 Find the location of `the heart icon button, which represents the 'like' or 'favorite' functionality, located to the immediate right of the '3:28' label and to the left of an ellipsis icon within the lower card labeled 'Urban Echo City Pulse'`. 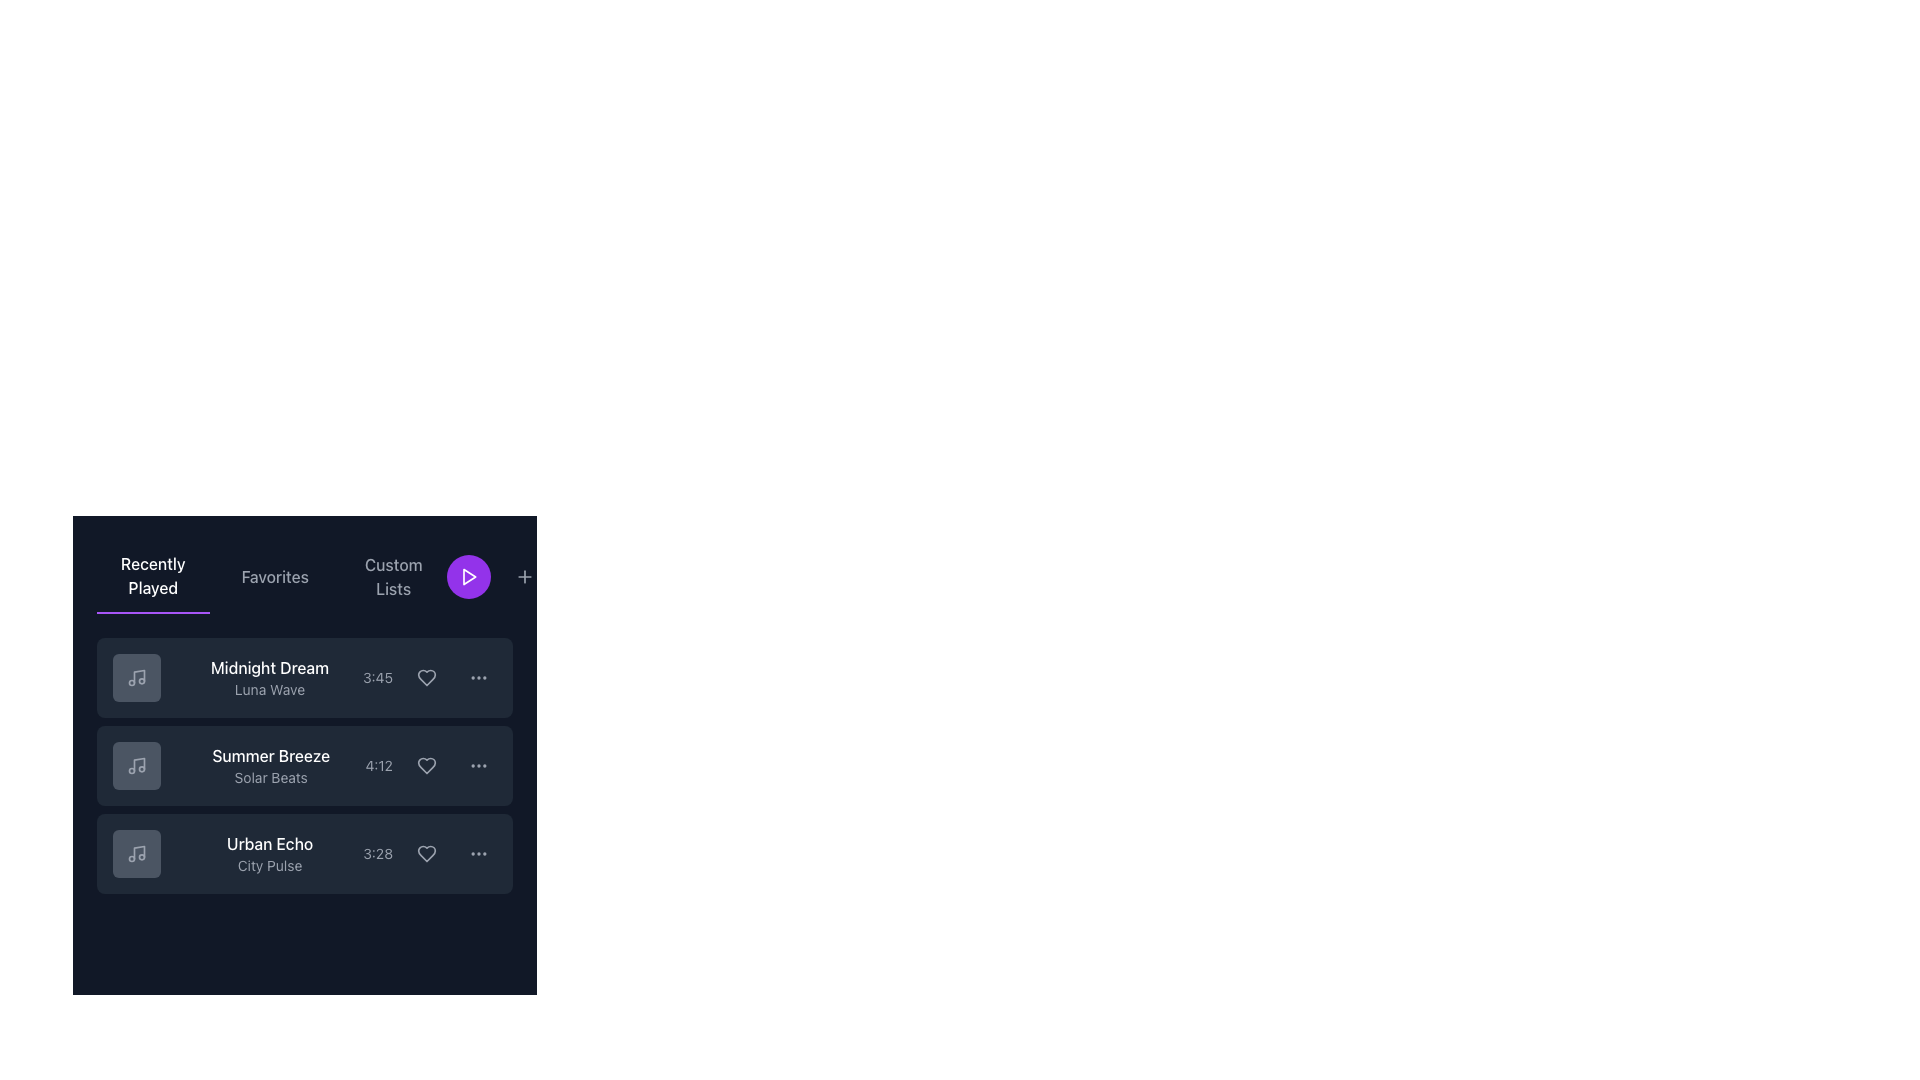

the heart icon button, which represents the 'like' or 'favorite' functionality, located to the immediate right of the '3:28' label and to the left of an ellipsis icon within the lower card labeled 'Urban Echo City Pulse' is located at coordinates (429, 853).